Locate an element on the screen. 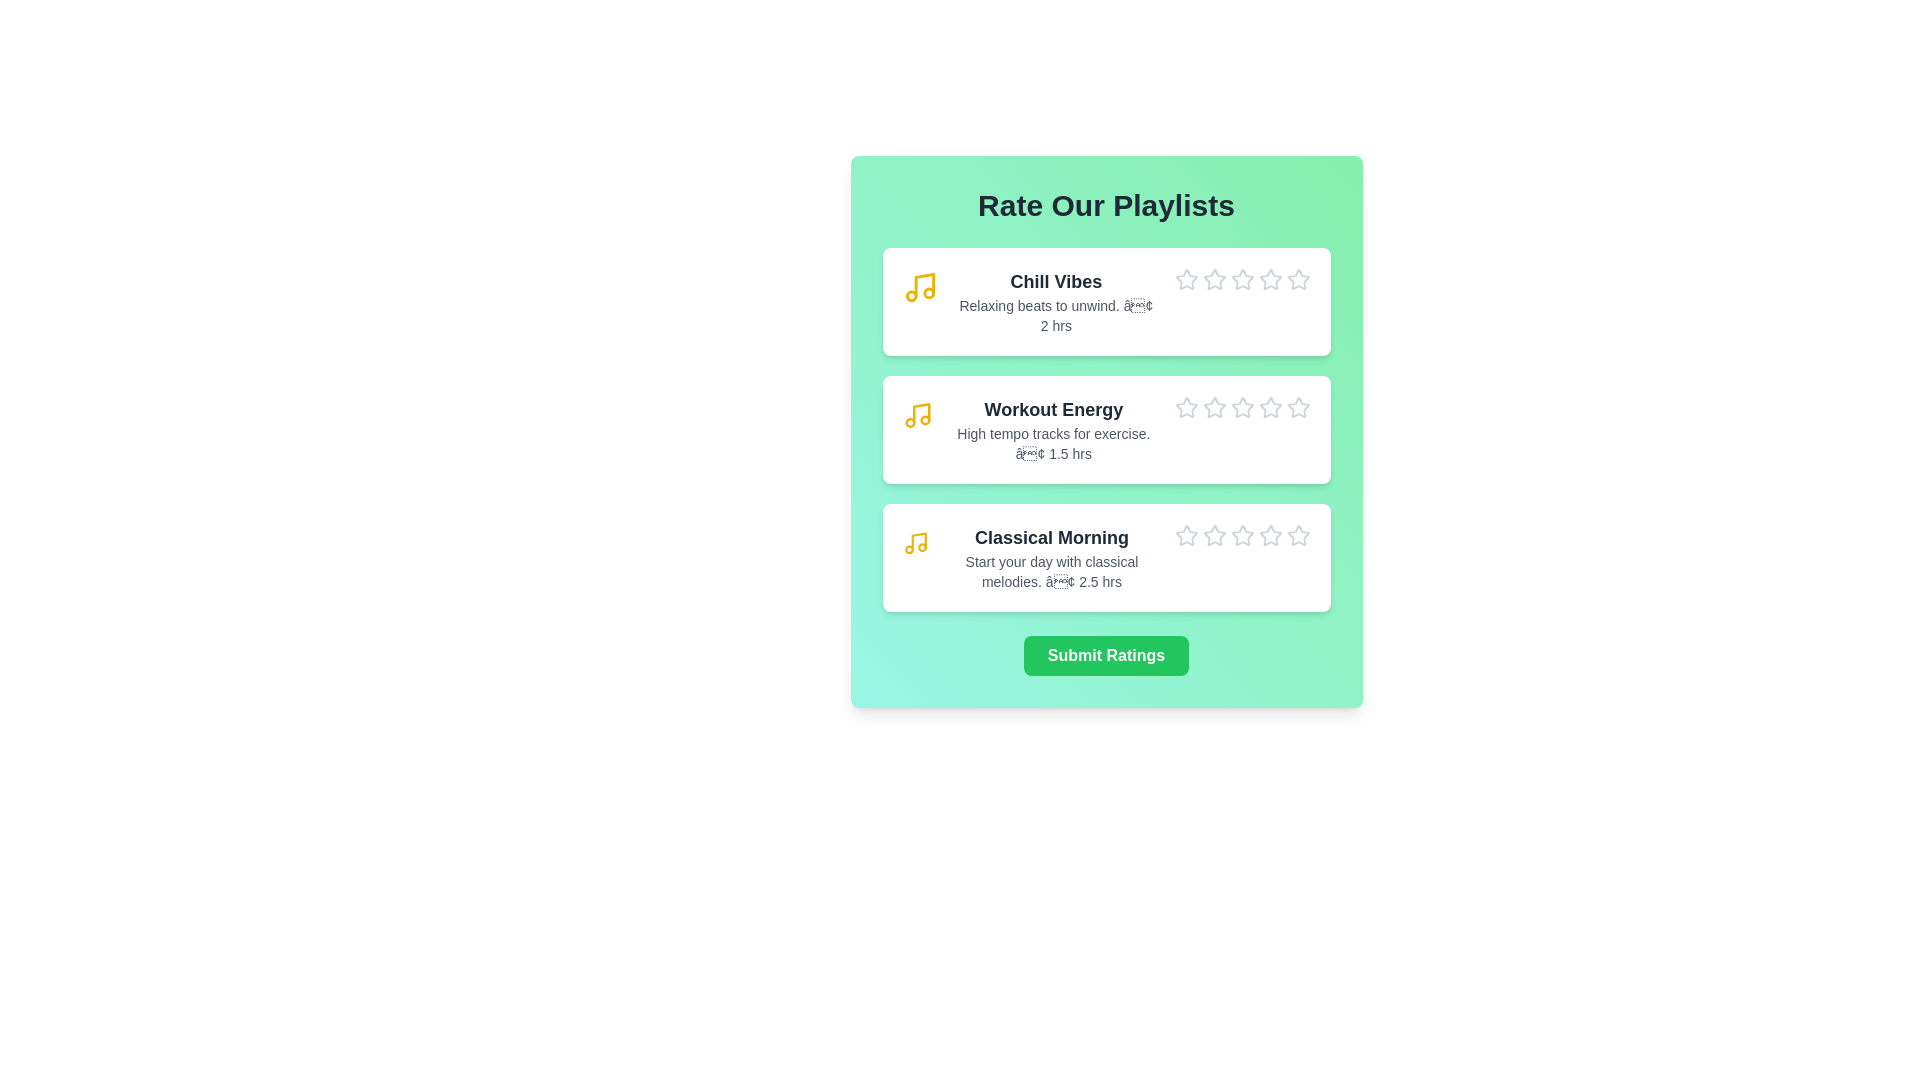  the star icon corresponding to 5 stars for the playlist Workout Energy is located at coordinates (1286, 396).